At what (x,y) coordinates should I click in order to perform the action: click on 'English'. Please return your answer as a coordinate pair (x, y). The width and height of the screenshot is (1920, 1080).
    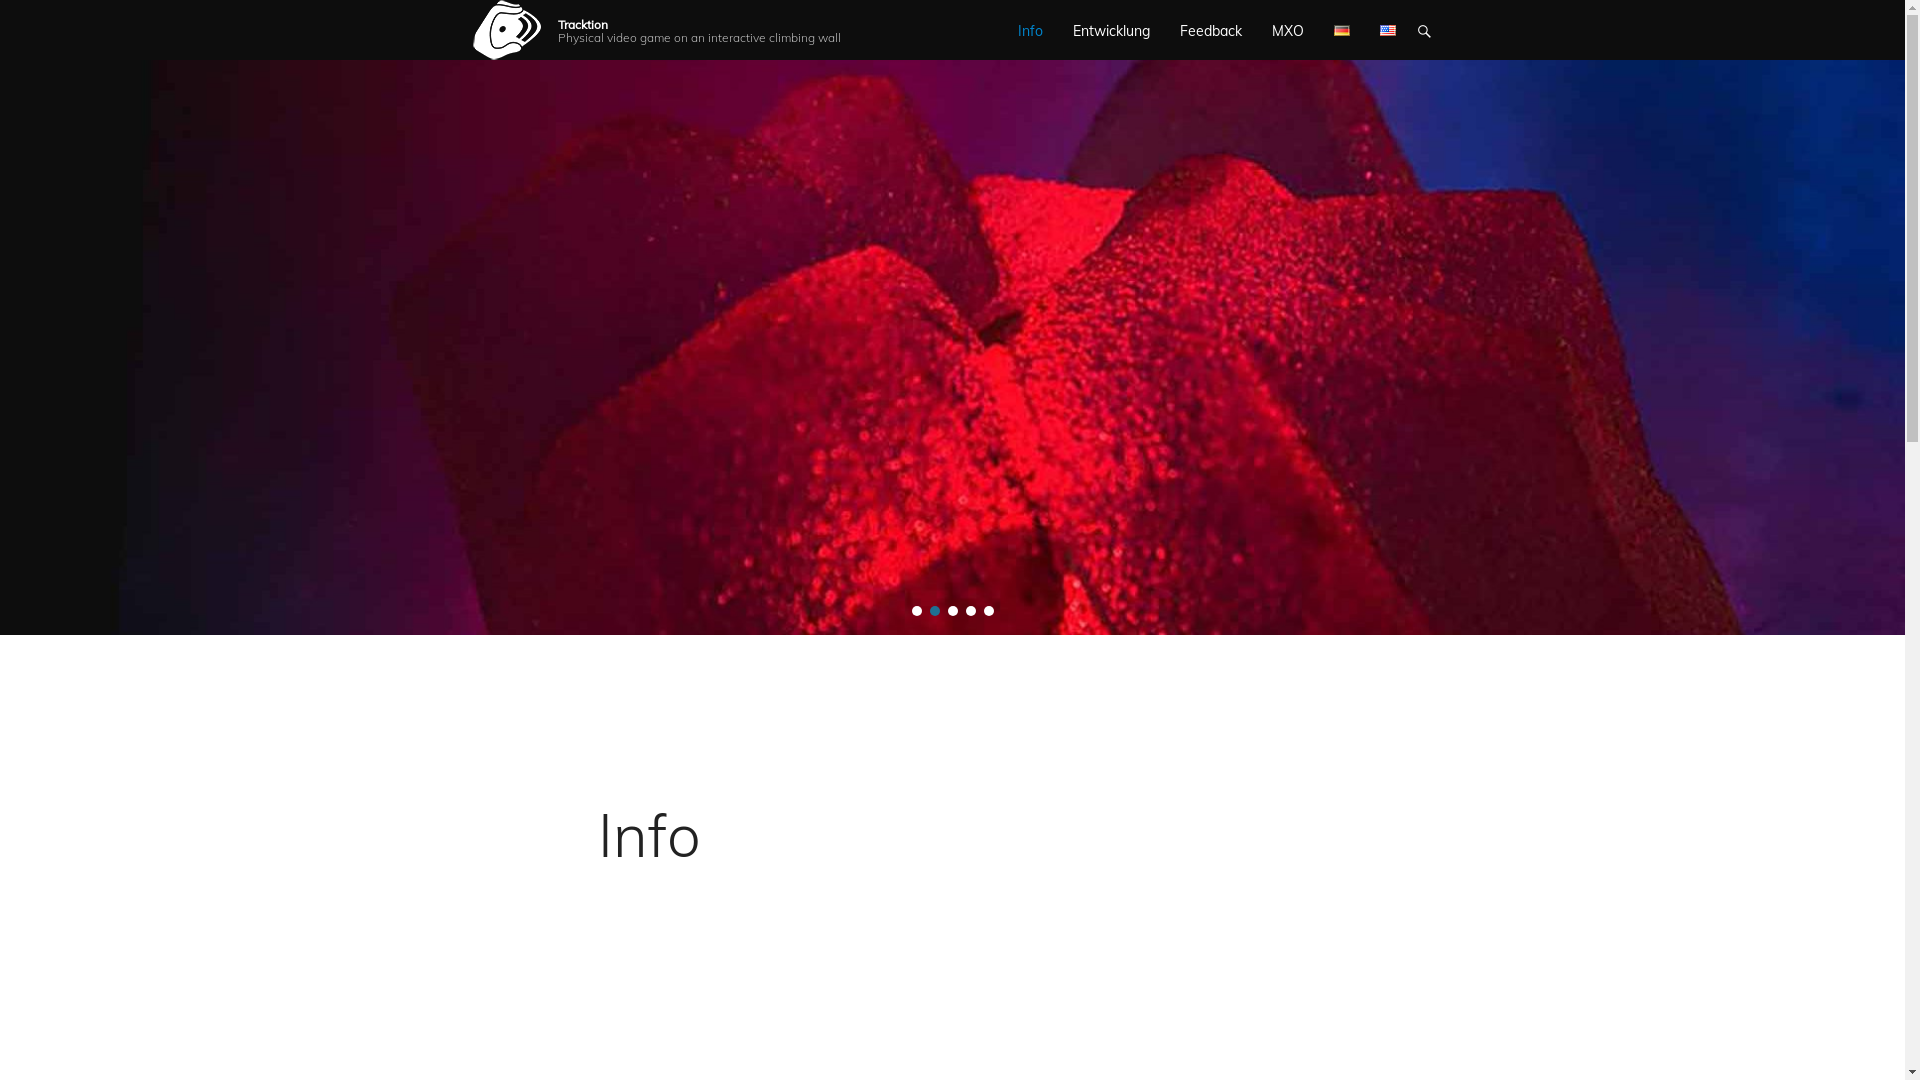
    Looking at the image, I should click on (1379, 30).